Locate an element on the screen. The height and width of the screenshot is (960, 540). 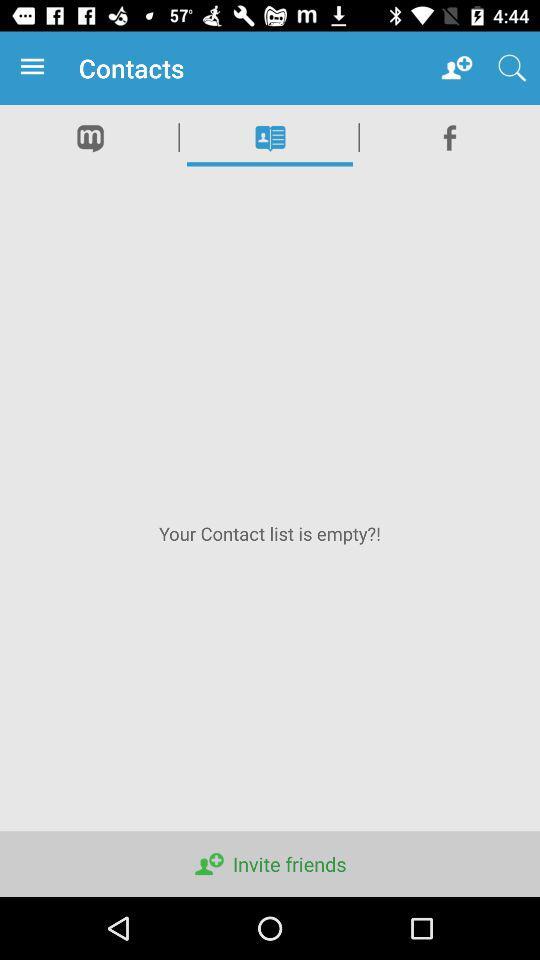
icon next to contacts is located at coordinates (457, 68).